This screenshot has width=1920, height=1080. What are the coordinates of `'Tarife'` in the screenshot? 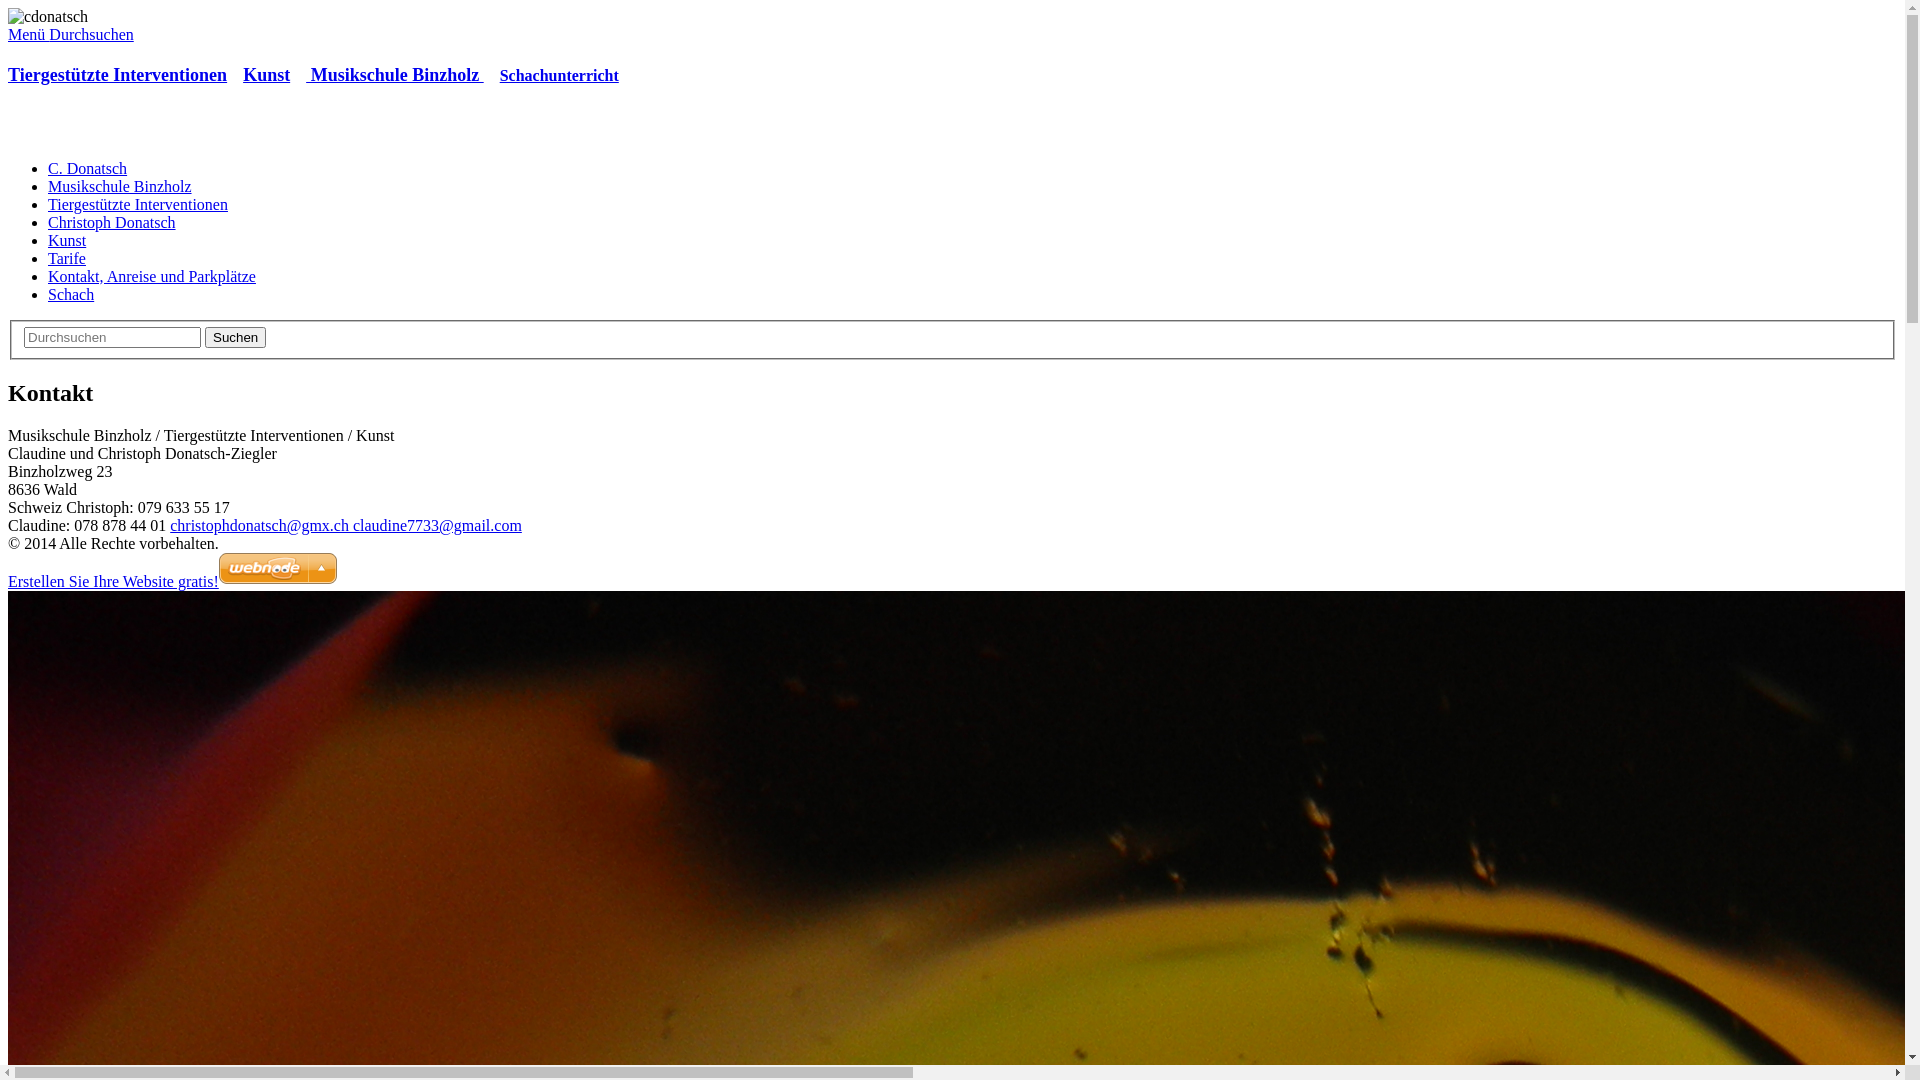 It's located at (67, 257).